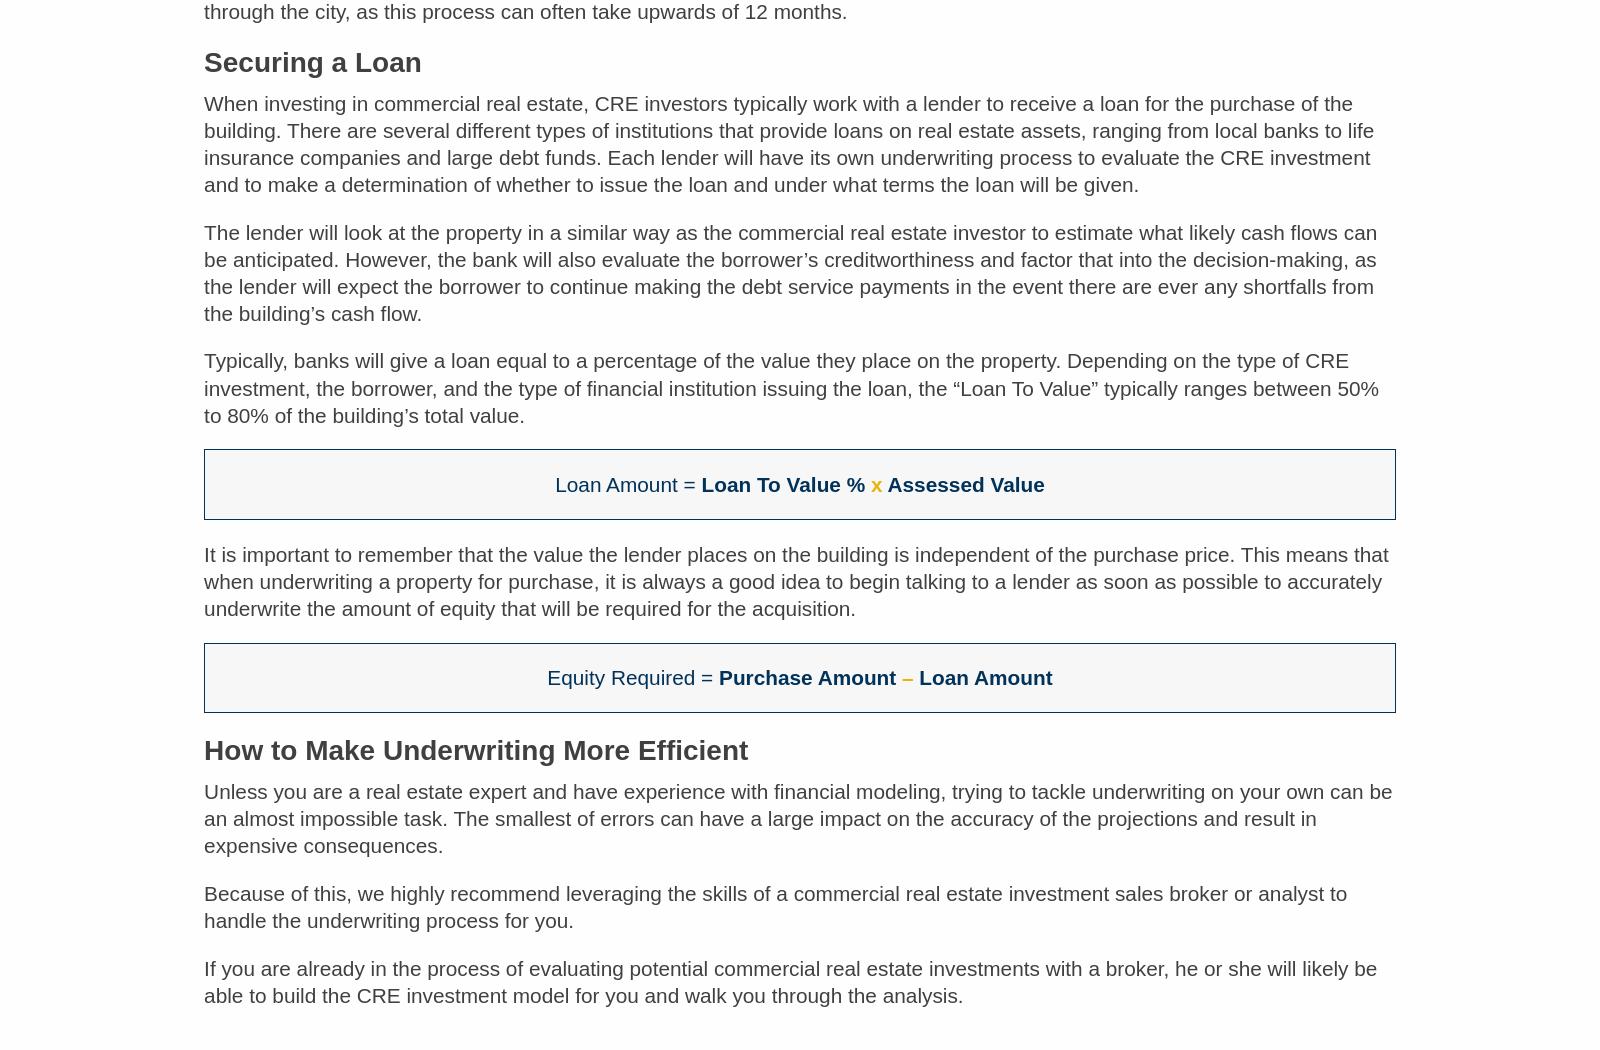  I want to click on 'Unless you are a real estate expert and have experience with financial modeling, trying to tackle underwriting on your own can be an almost impossible task. The smallest of errors can have a large impact on the accuracy of the projections and result in expensive consequences.', so click(798, 832).